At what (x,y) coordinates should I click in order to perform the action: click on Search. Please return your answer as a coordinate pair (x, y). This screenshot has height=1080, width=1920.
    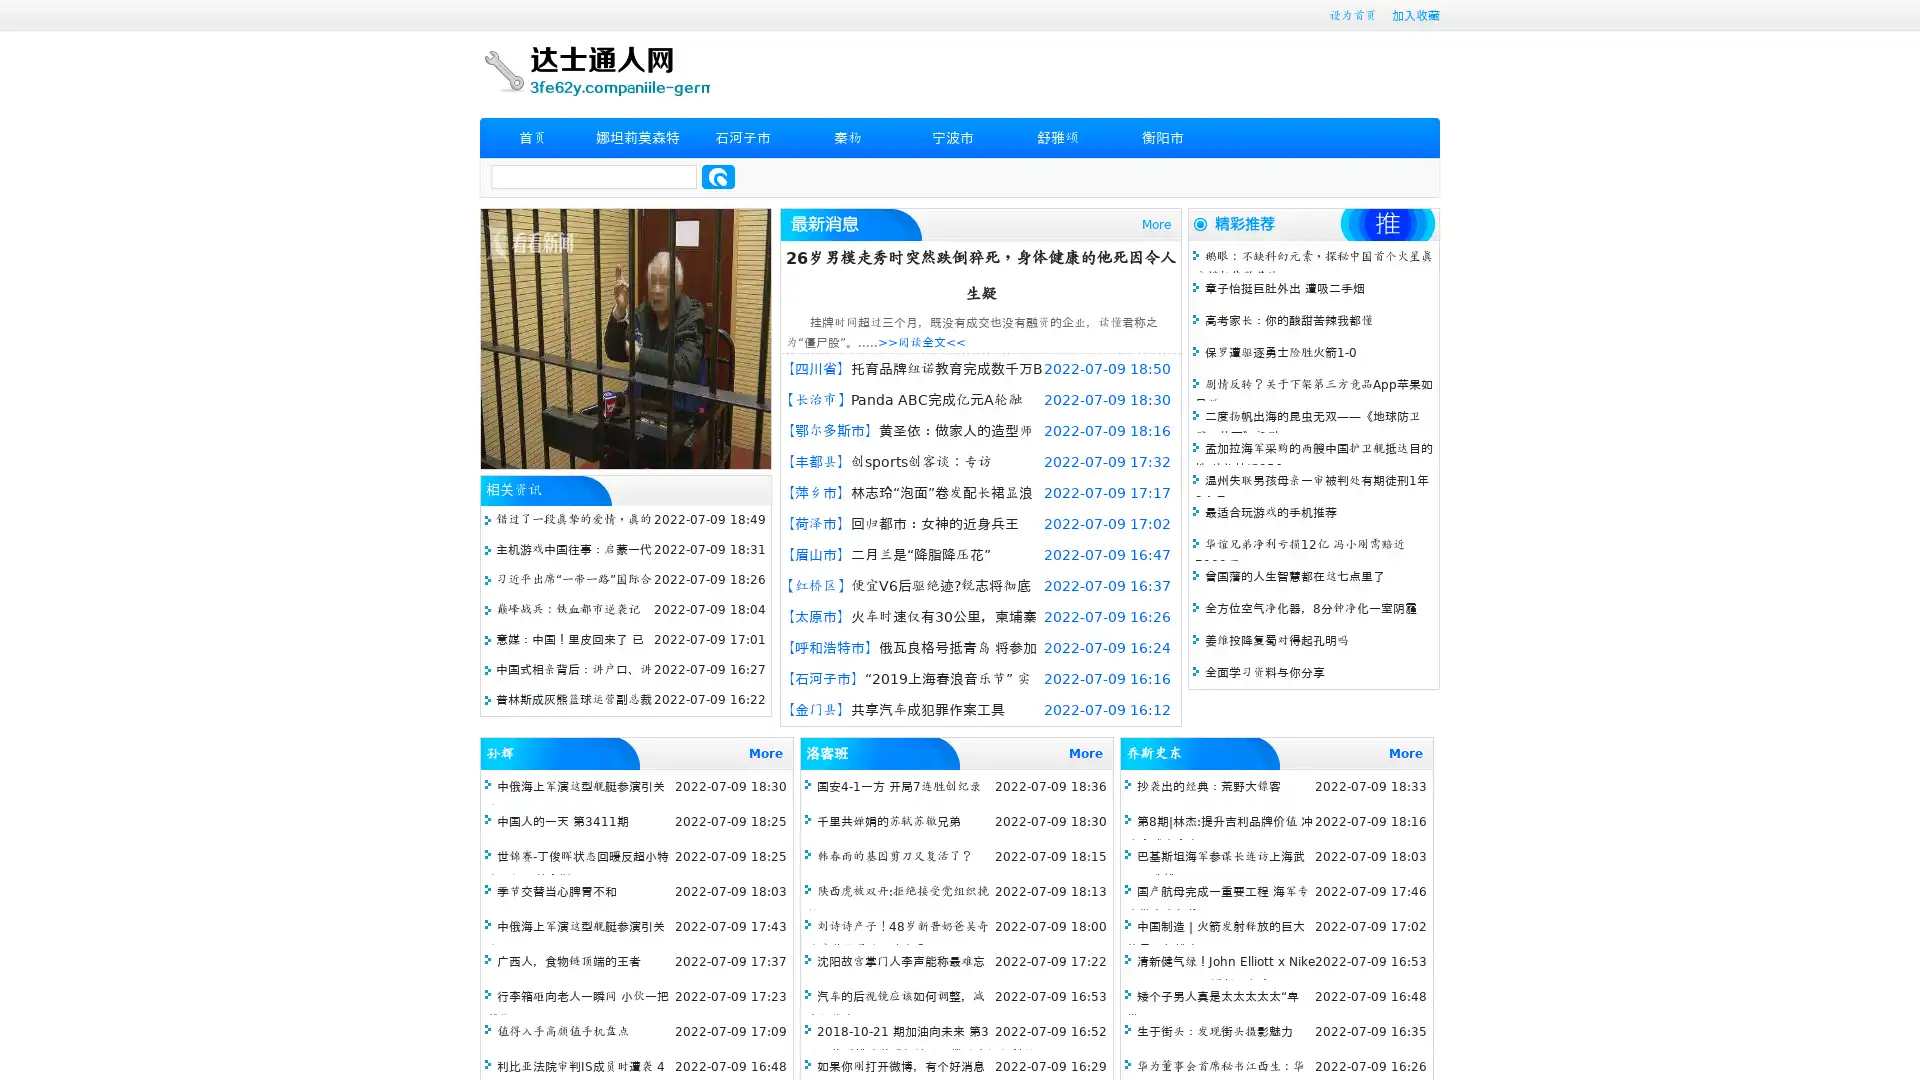
    Looking at the image, I should click on (718, 176).